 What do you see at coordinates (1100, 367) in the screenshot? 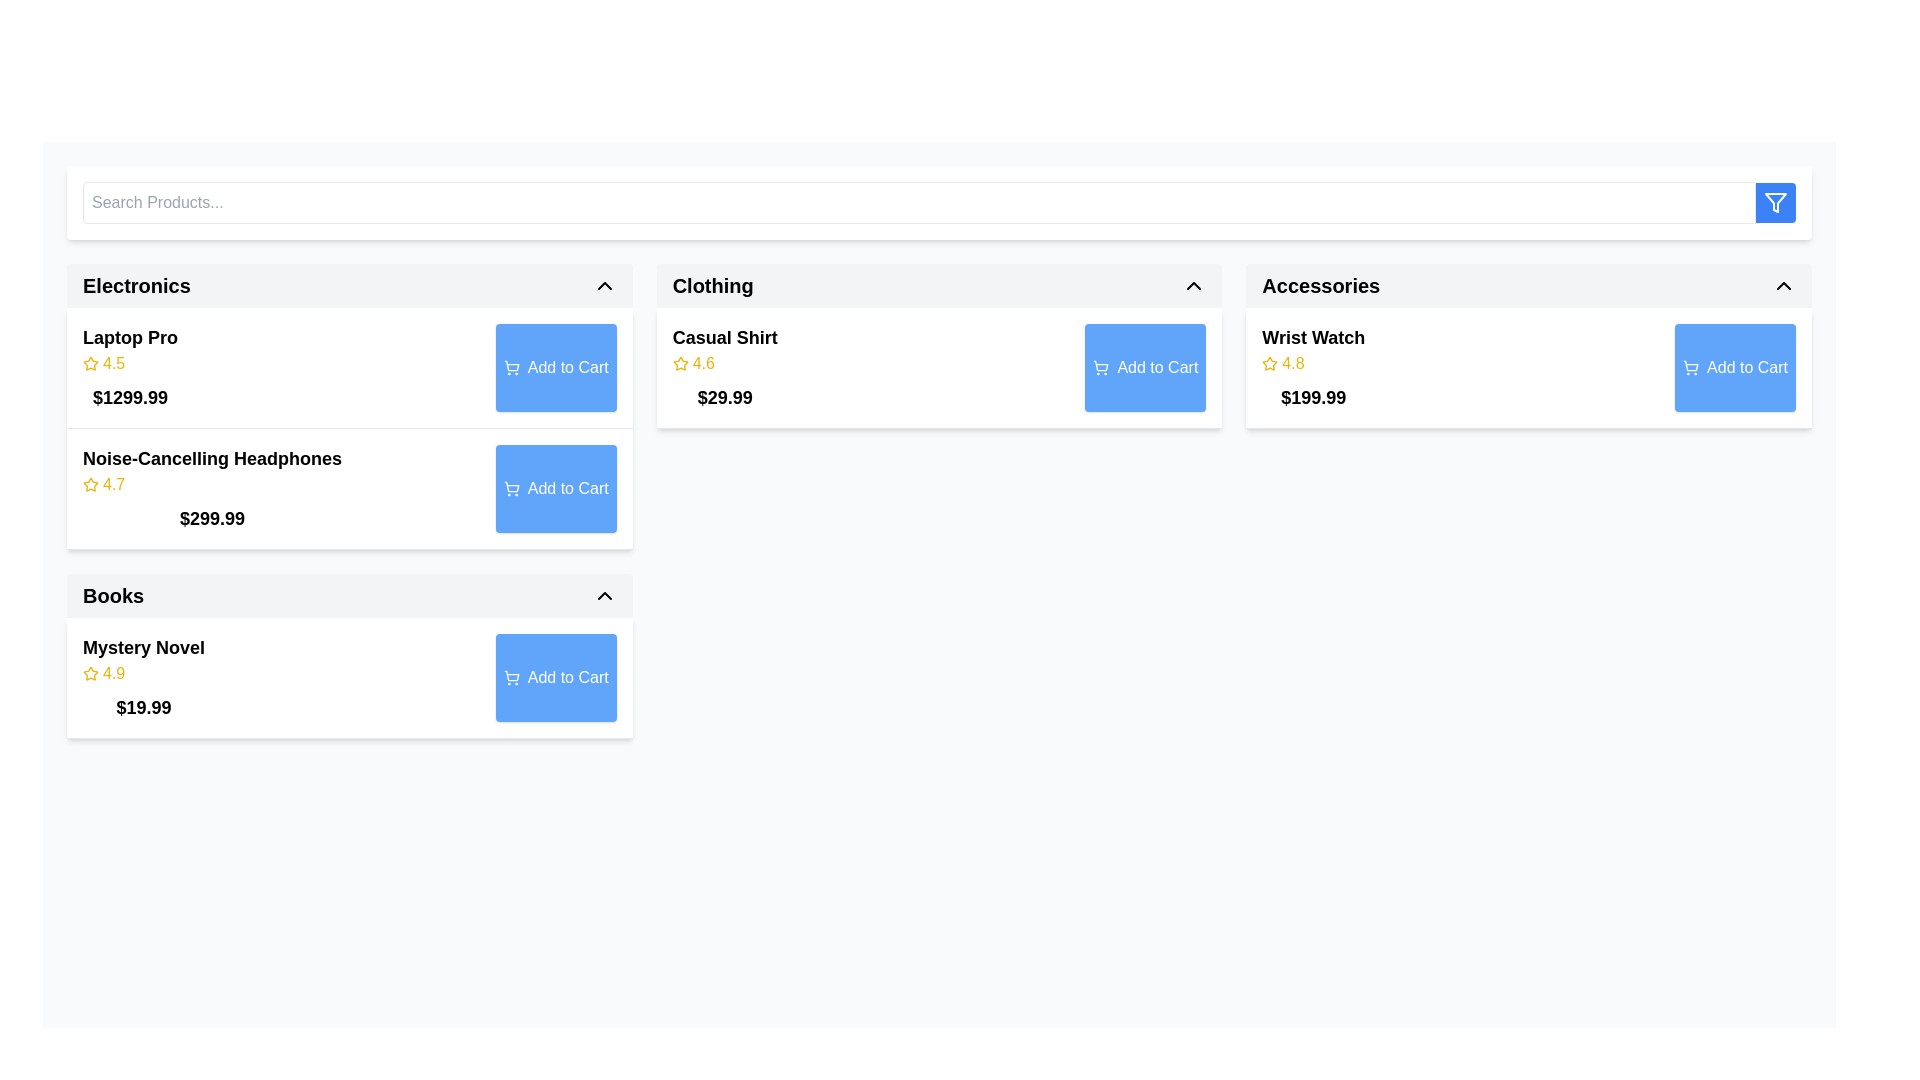
I see `the decorative icon indicating the action to add 'Casual Shirt' to the shopping cart, located in the 'Clothing' section next to the 'Add to Cart' text` at bounding box center [1100, 367].